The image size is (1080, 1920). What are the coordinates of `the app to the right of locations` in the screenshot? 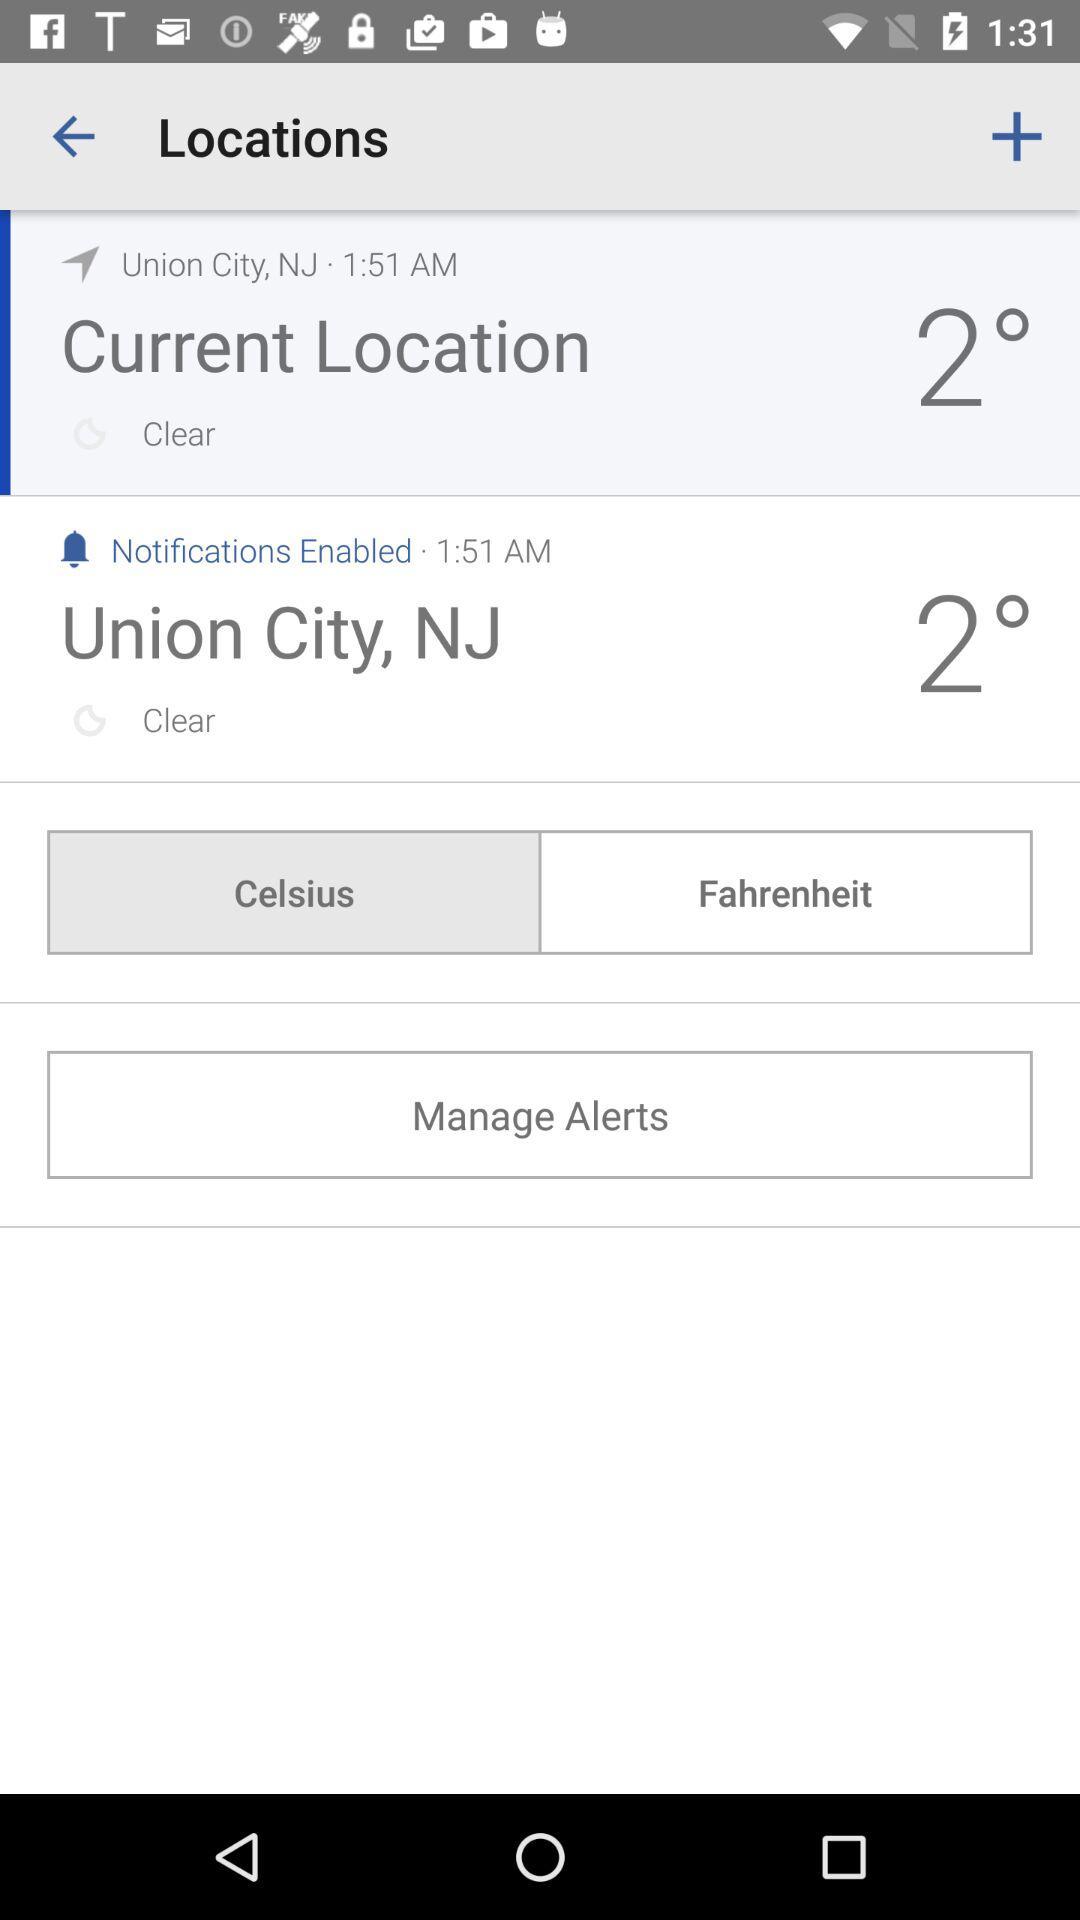 It's located at (1017, 135).